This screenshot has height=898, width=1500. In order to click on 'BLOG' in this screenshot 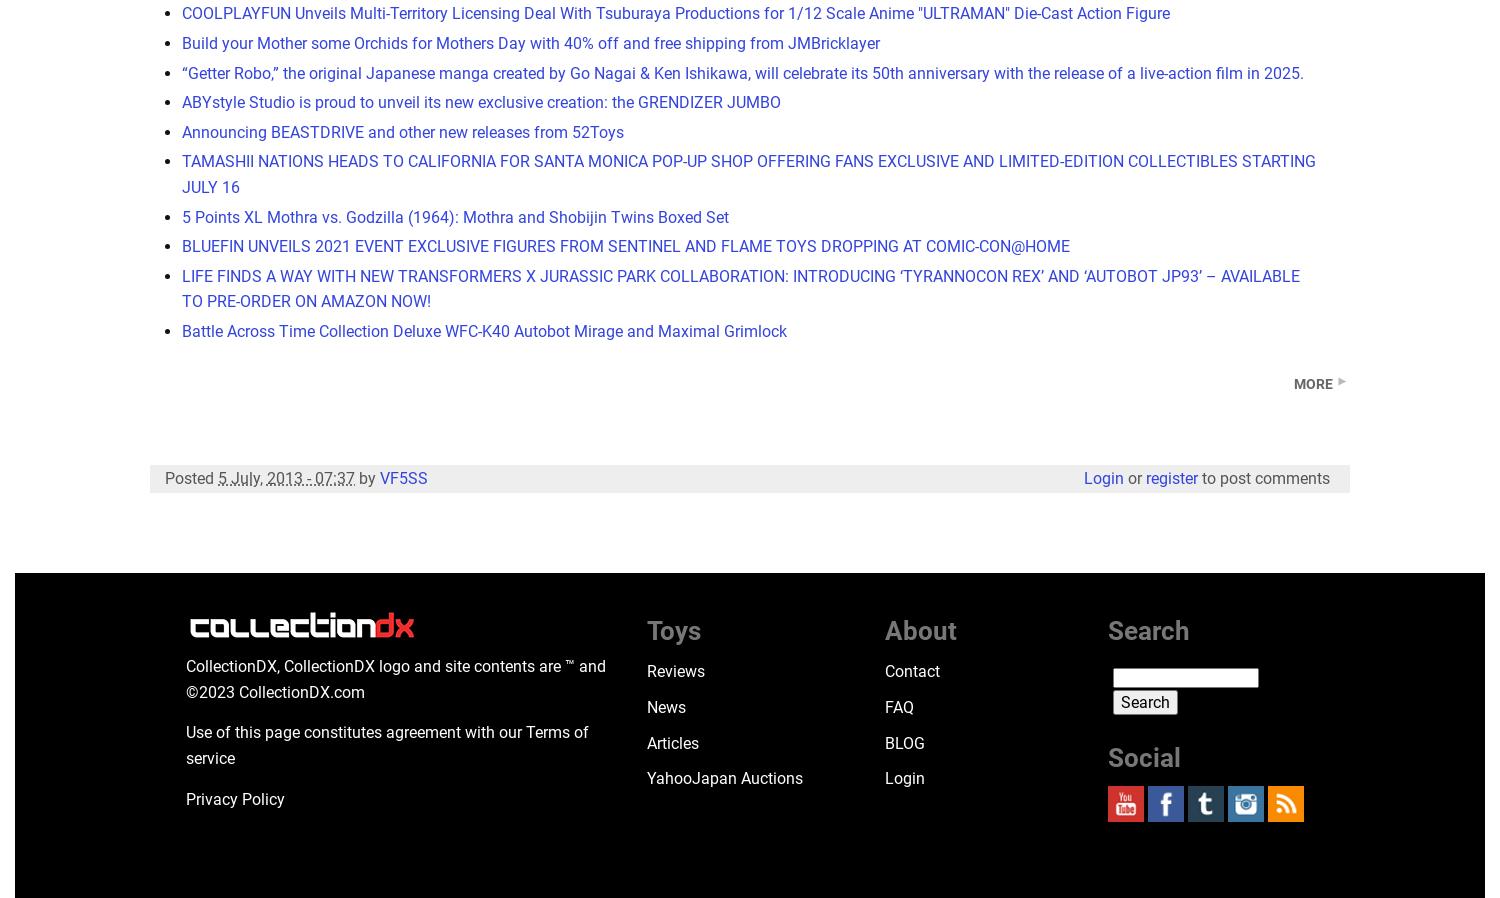, I will do `click(904, 742)`.